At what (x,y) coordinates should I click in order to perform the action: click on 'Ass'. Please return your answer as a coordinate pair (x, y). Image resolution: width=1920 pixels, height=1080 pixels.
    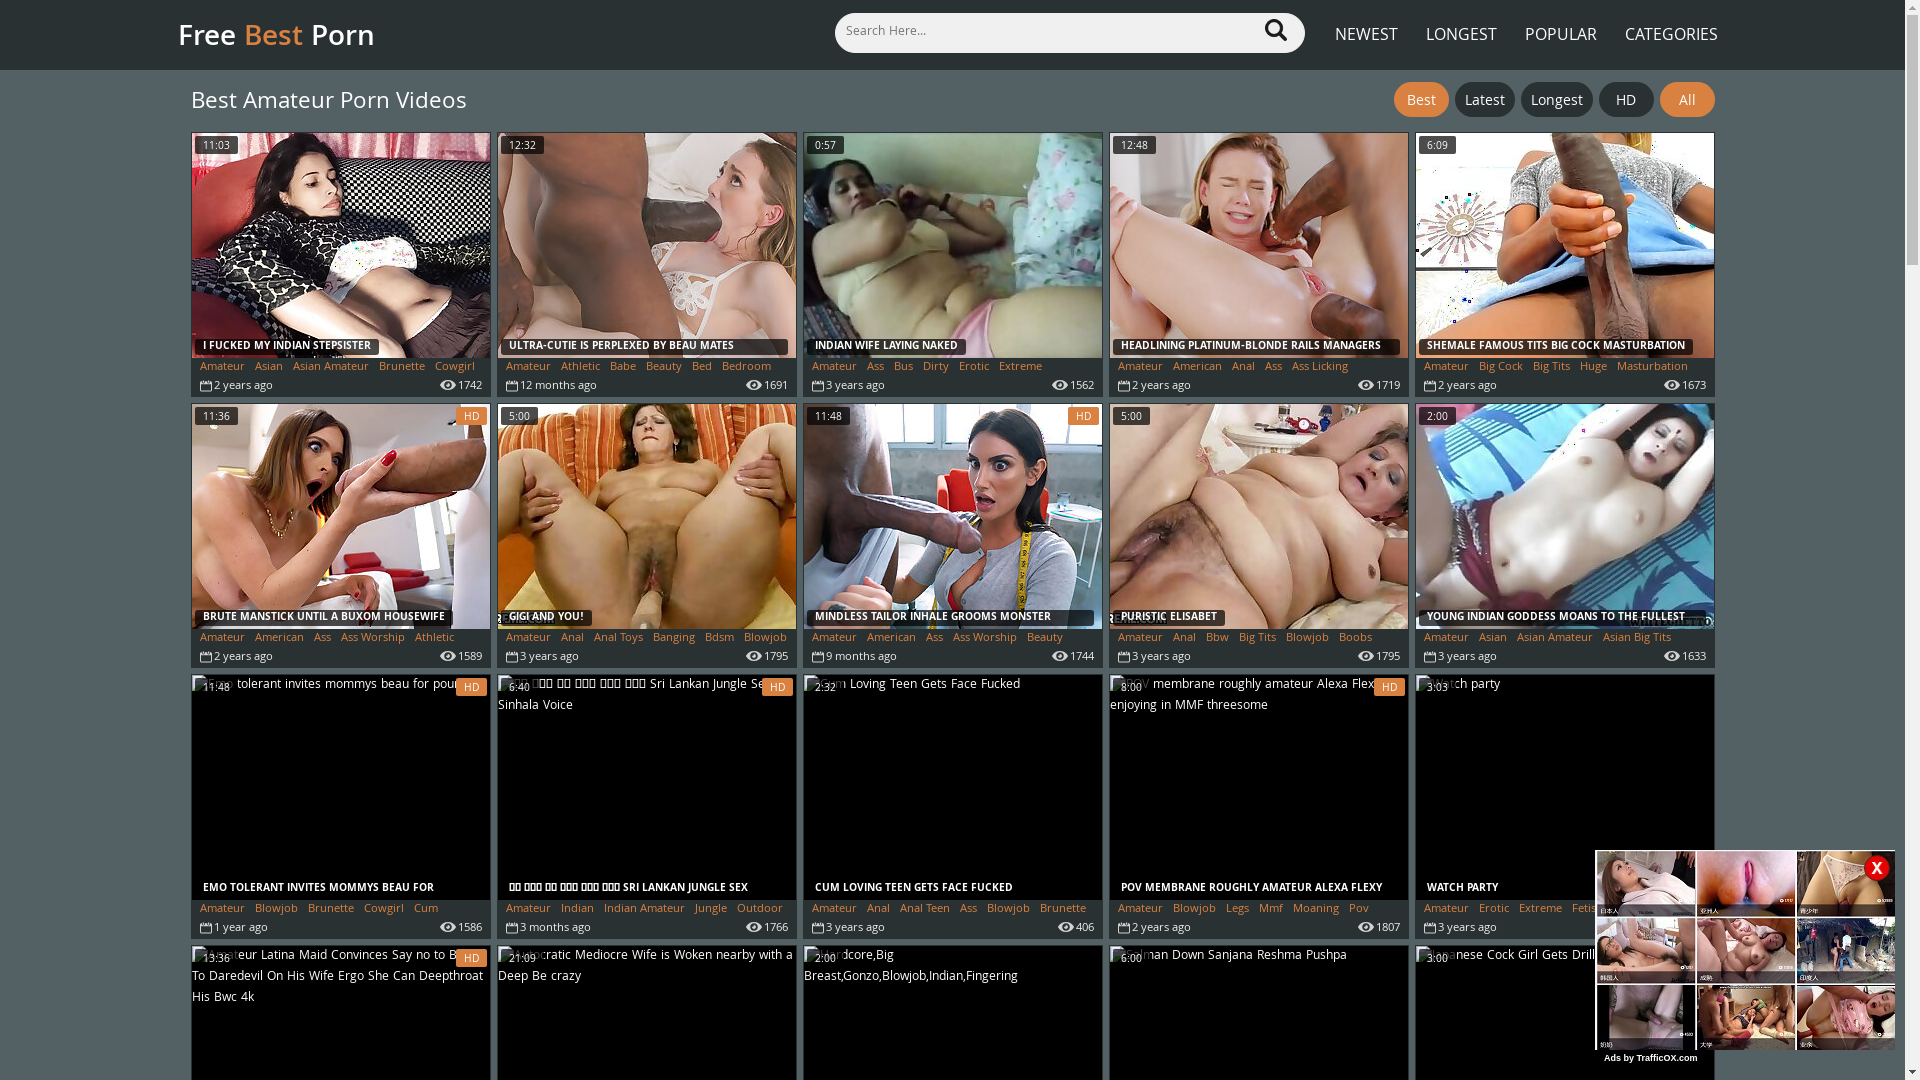
    Looking at the image, I should click on (322, 638).